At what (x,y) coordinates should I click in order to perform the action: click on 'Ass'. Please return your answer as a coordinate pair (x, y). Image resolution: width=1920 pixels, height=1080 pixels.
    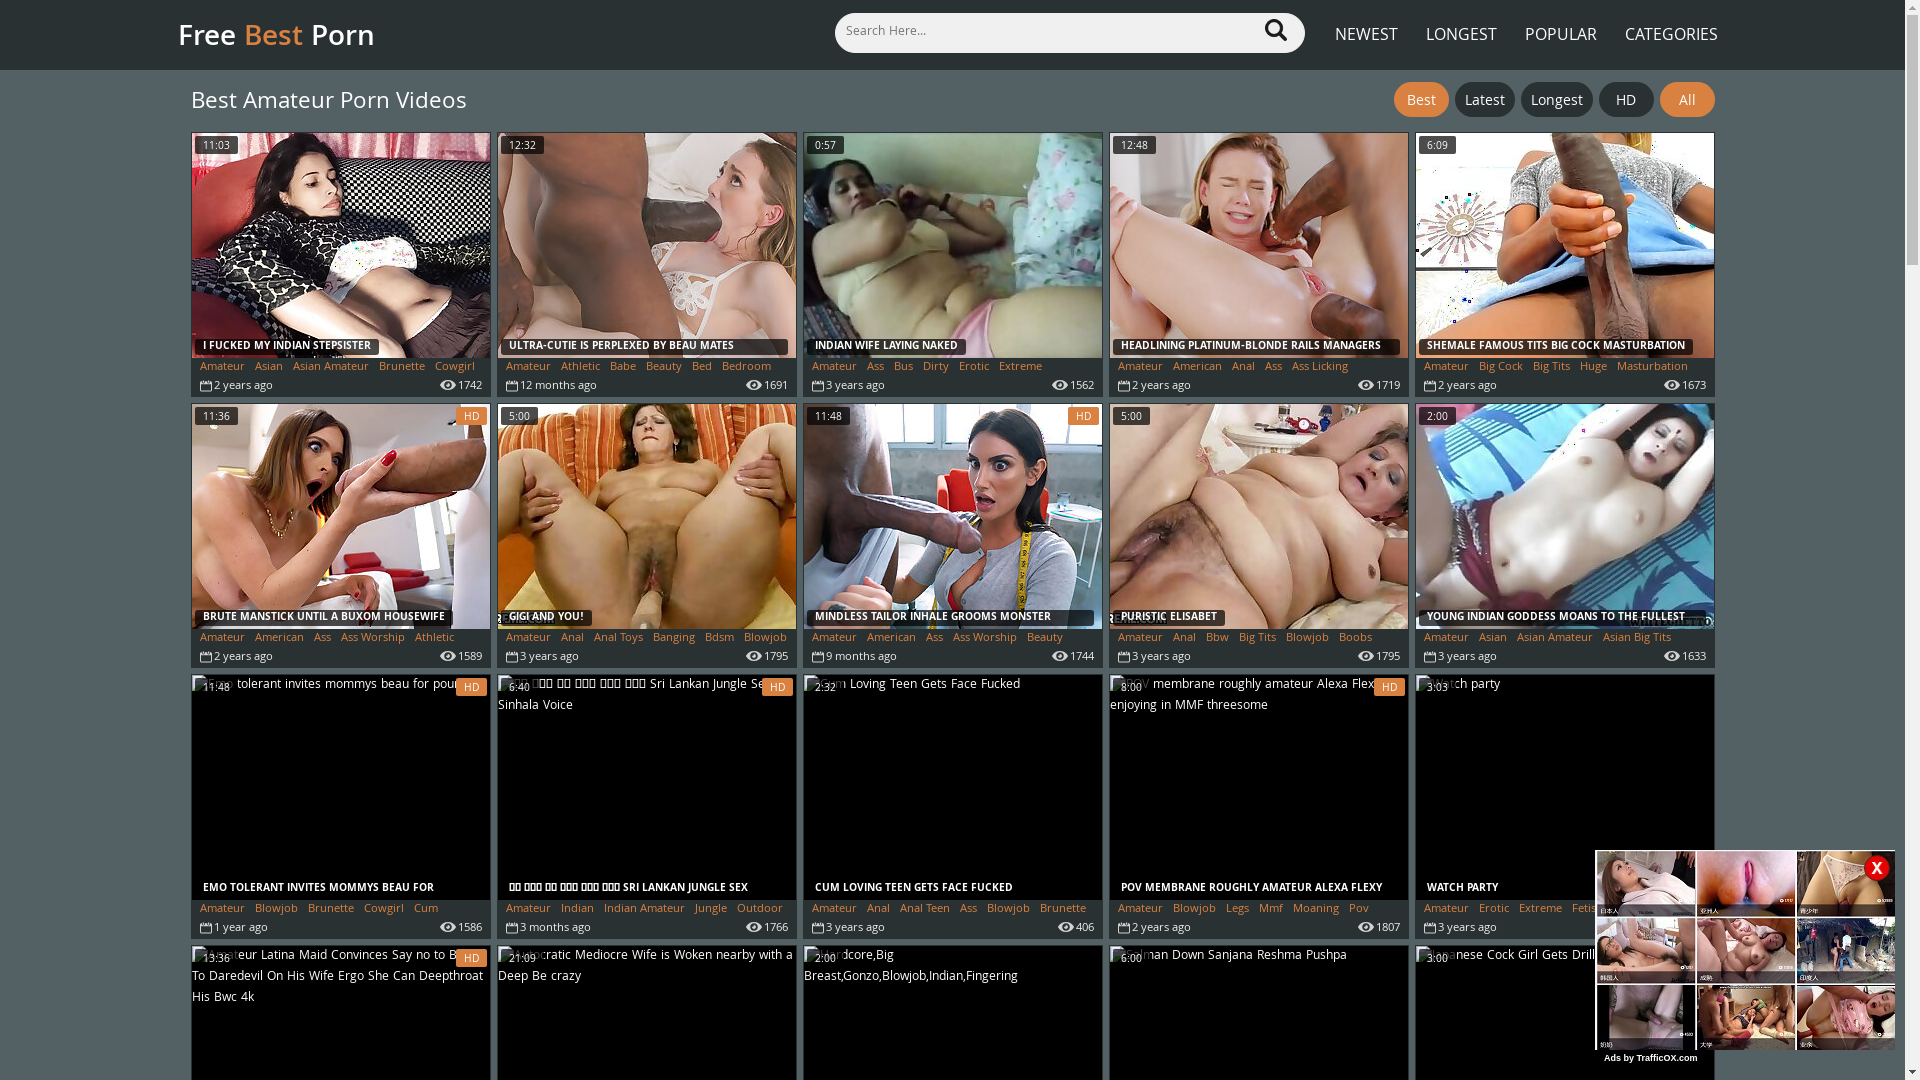
    Looking at the image, I should click on (322, 638).